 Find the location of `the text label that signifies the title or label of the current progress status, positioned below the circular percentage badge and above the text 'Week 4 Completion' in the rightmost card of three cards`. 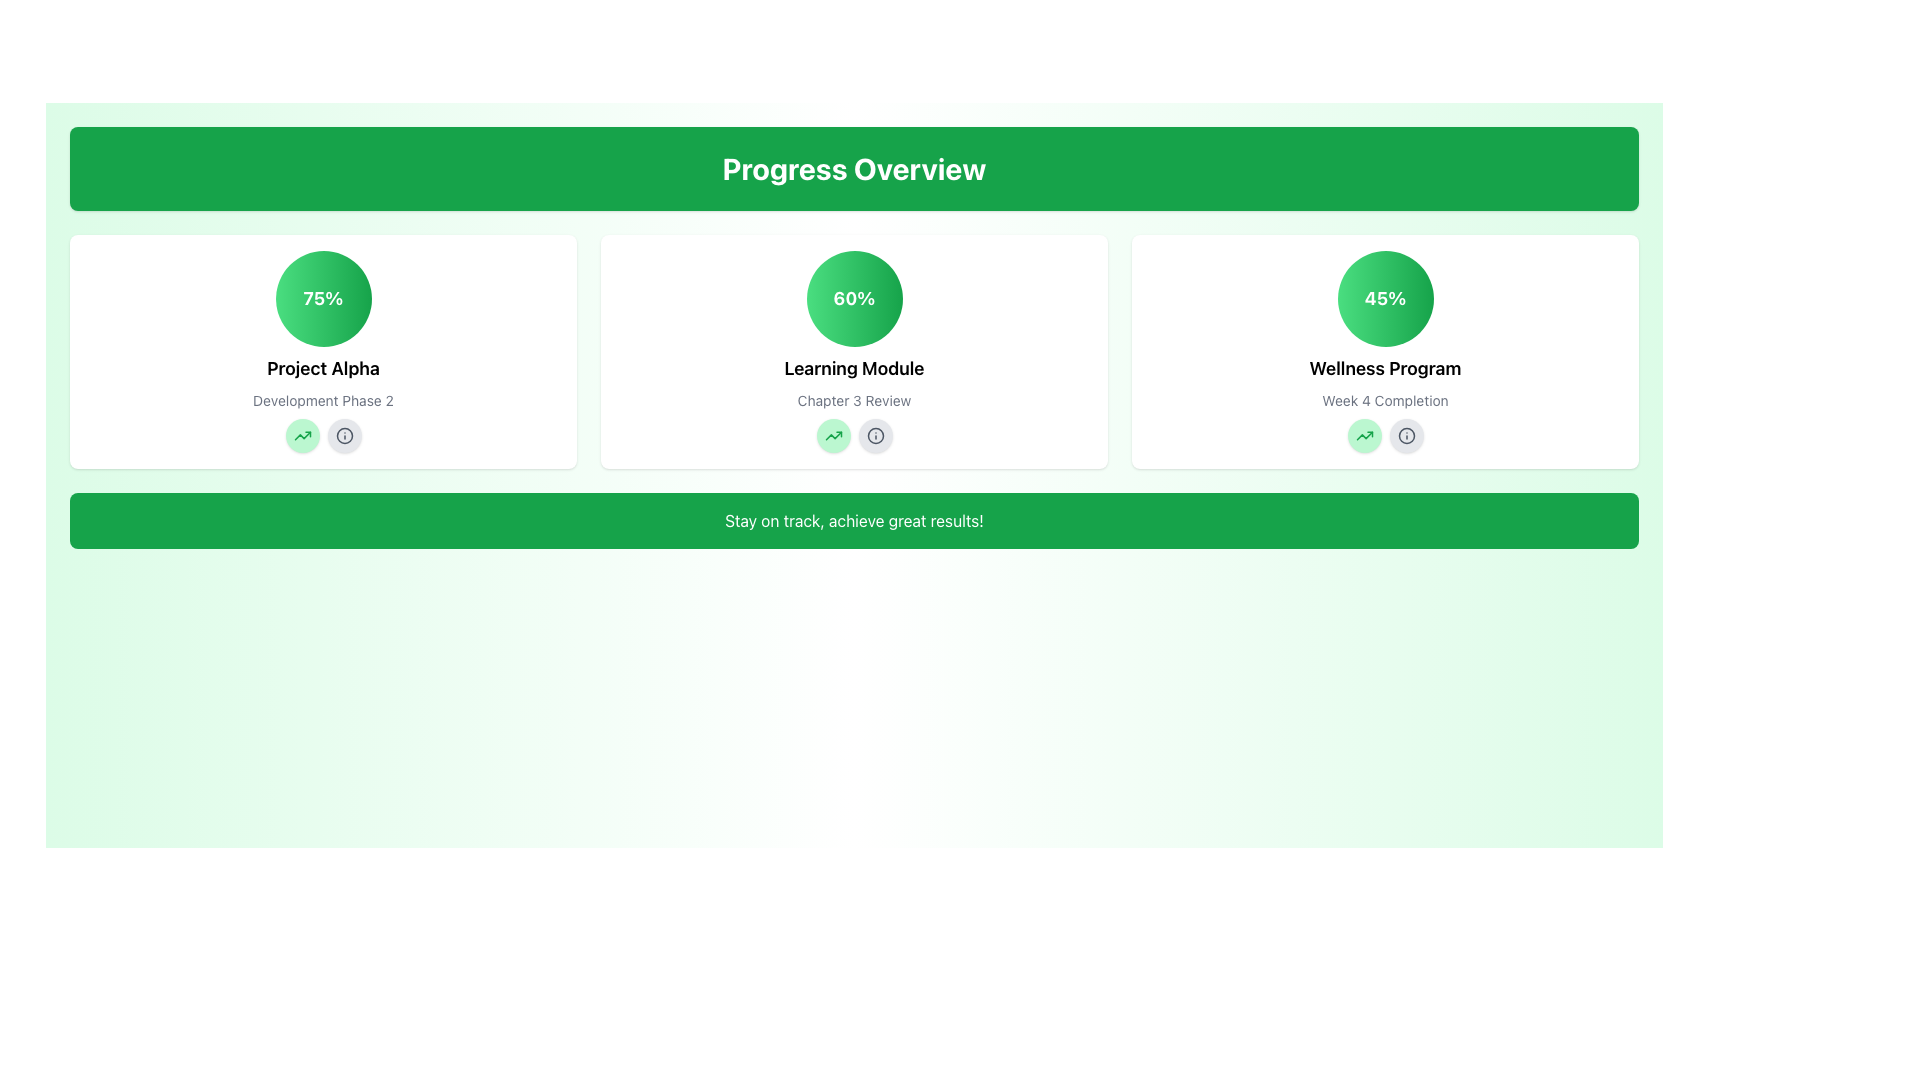

the text label that signifies the title or label of the current progress status, positioned below the circular percentage badge and above the text 'Week 4 Completion' in the rightmost card of three cards is located at coordinates (1384, 369).